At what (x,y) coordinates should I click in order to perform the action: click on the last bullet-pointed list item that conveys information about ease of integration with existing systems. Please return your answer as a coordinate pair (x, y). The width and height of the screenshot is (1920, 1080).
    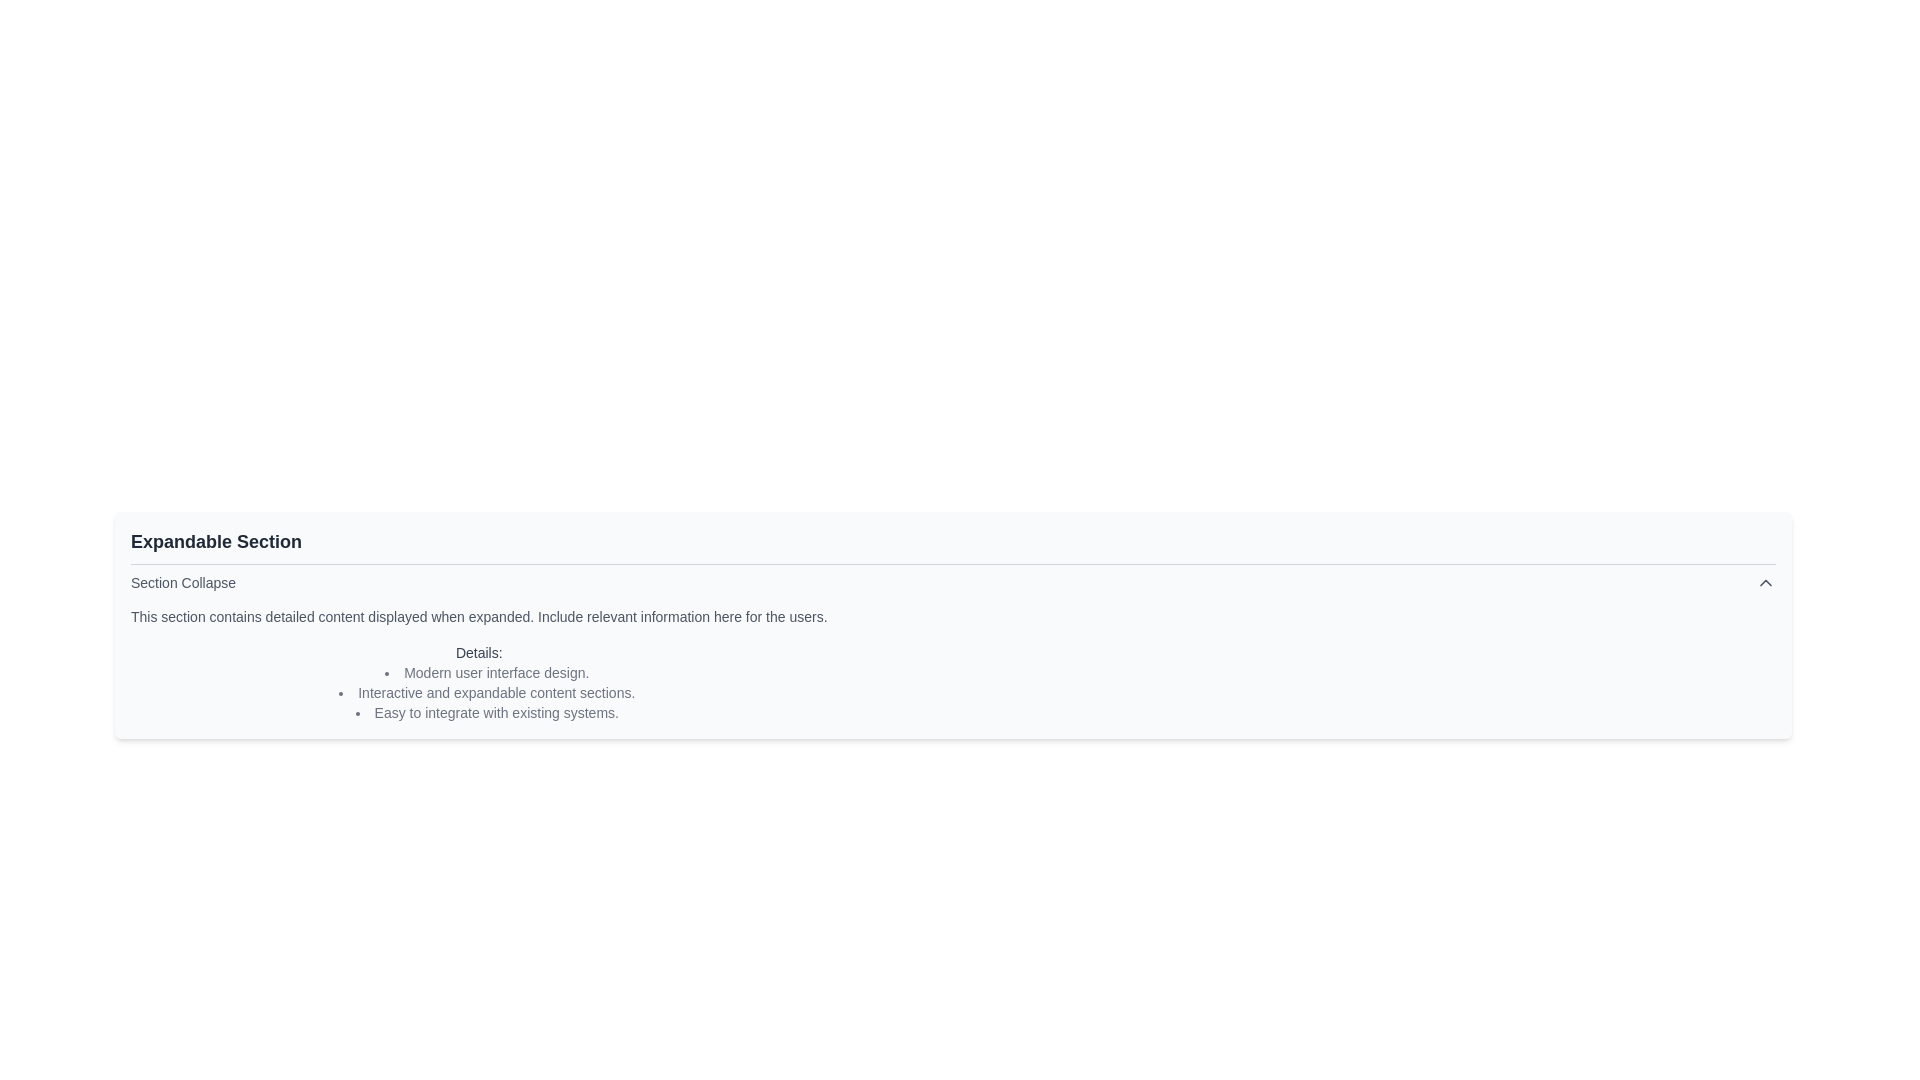
    Looking at the image, I should click on (487, 711).